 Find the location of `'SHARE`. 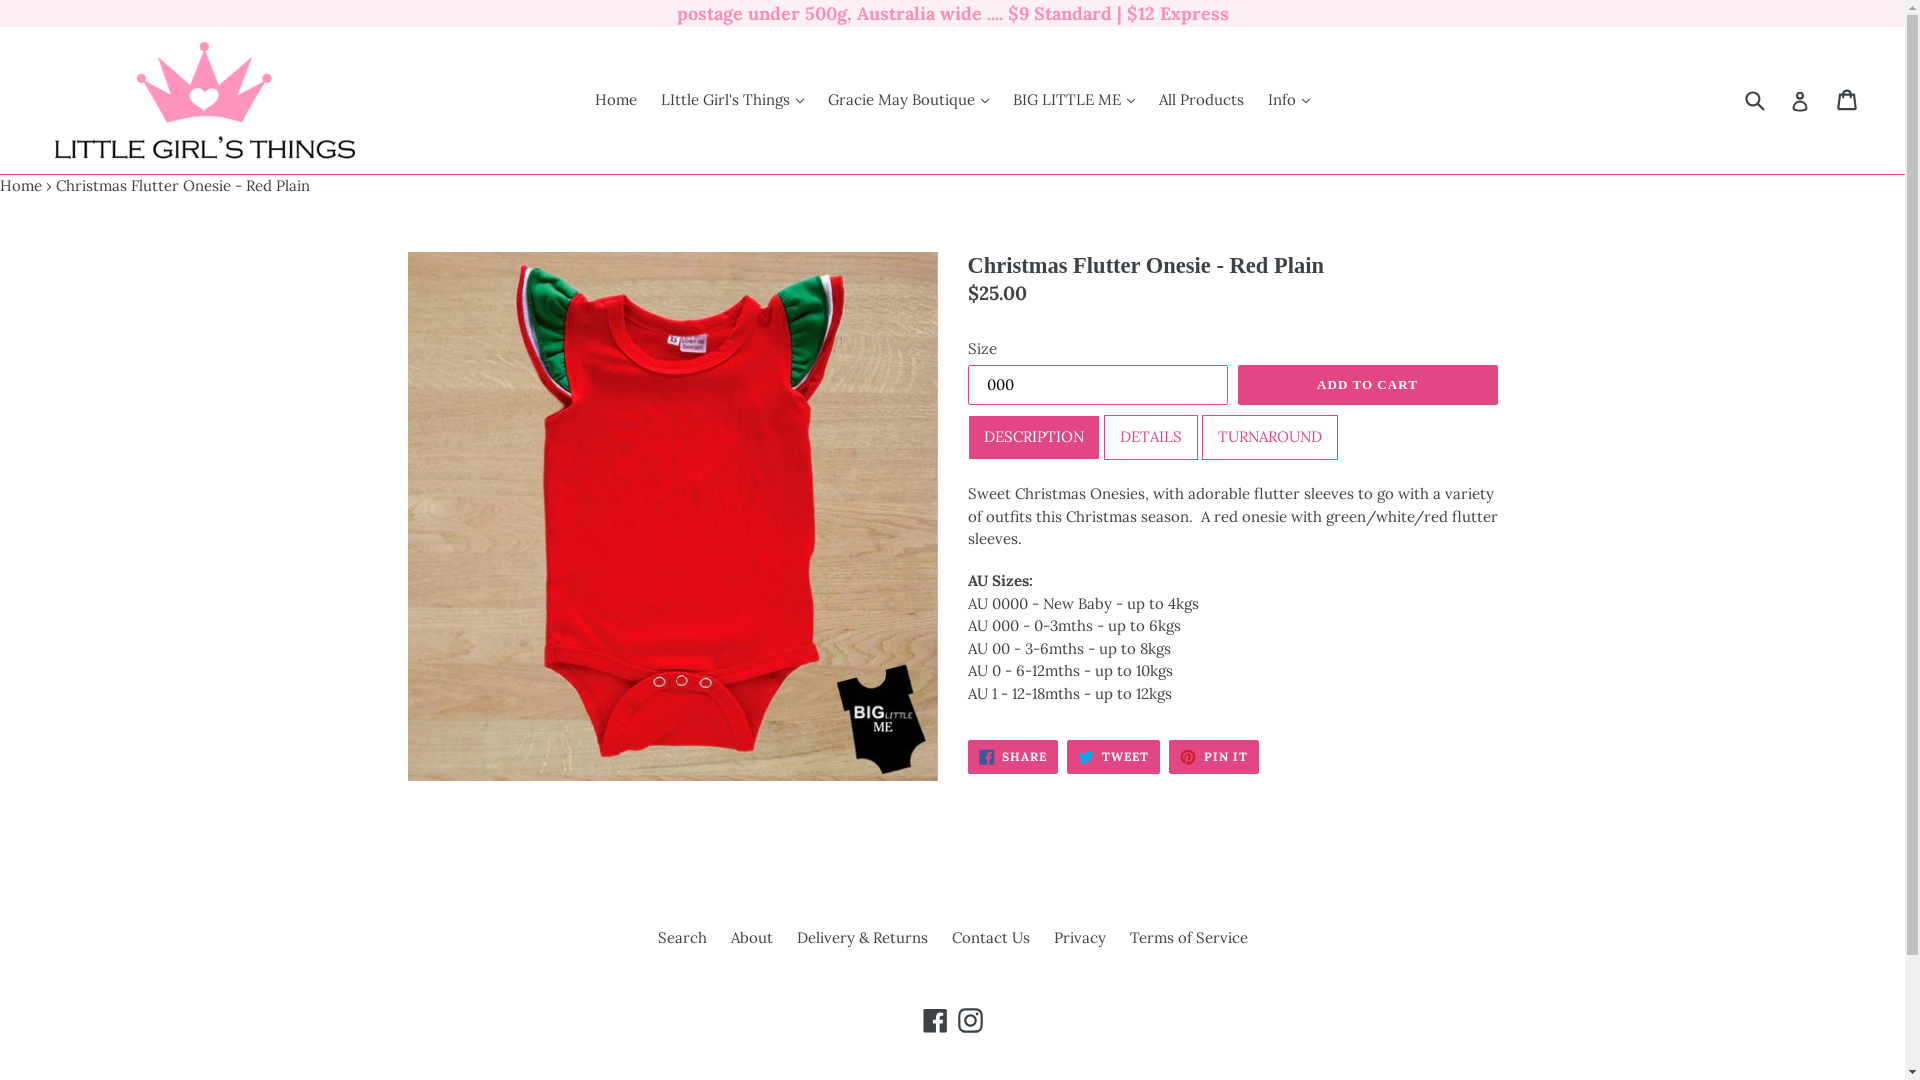

'SHARE is located at coordinates (1013, 756).